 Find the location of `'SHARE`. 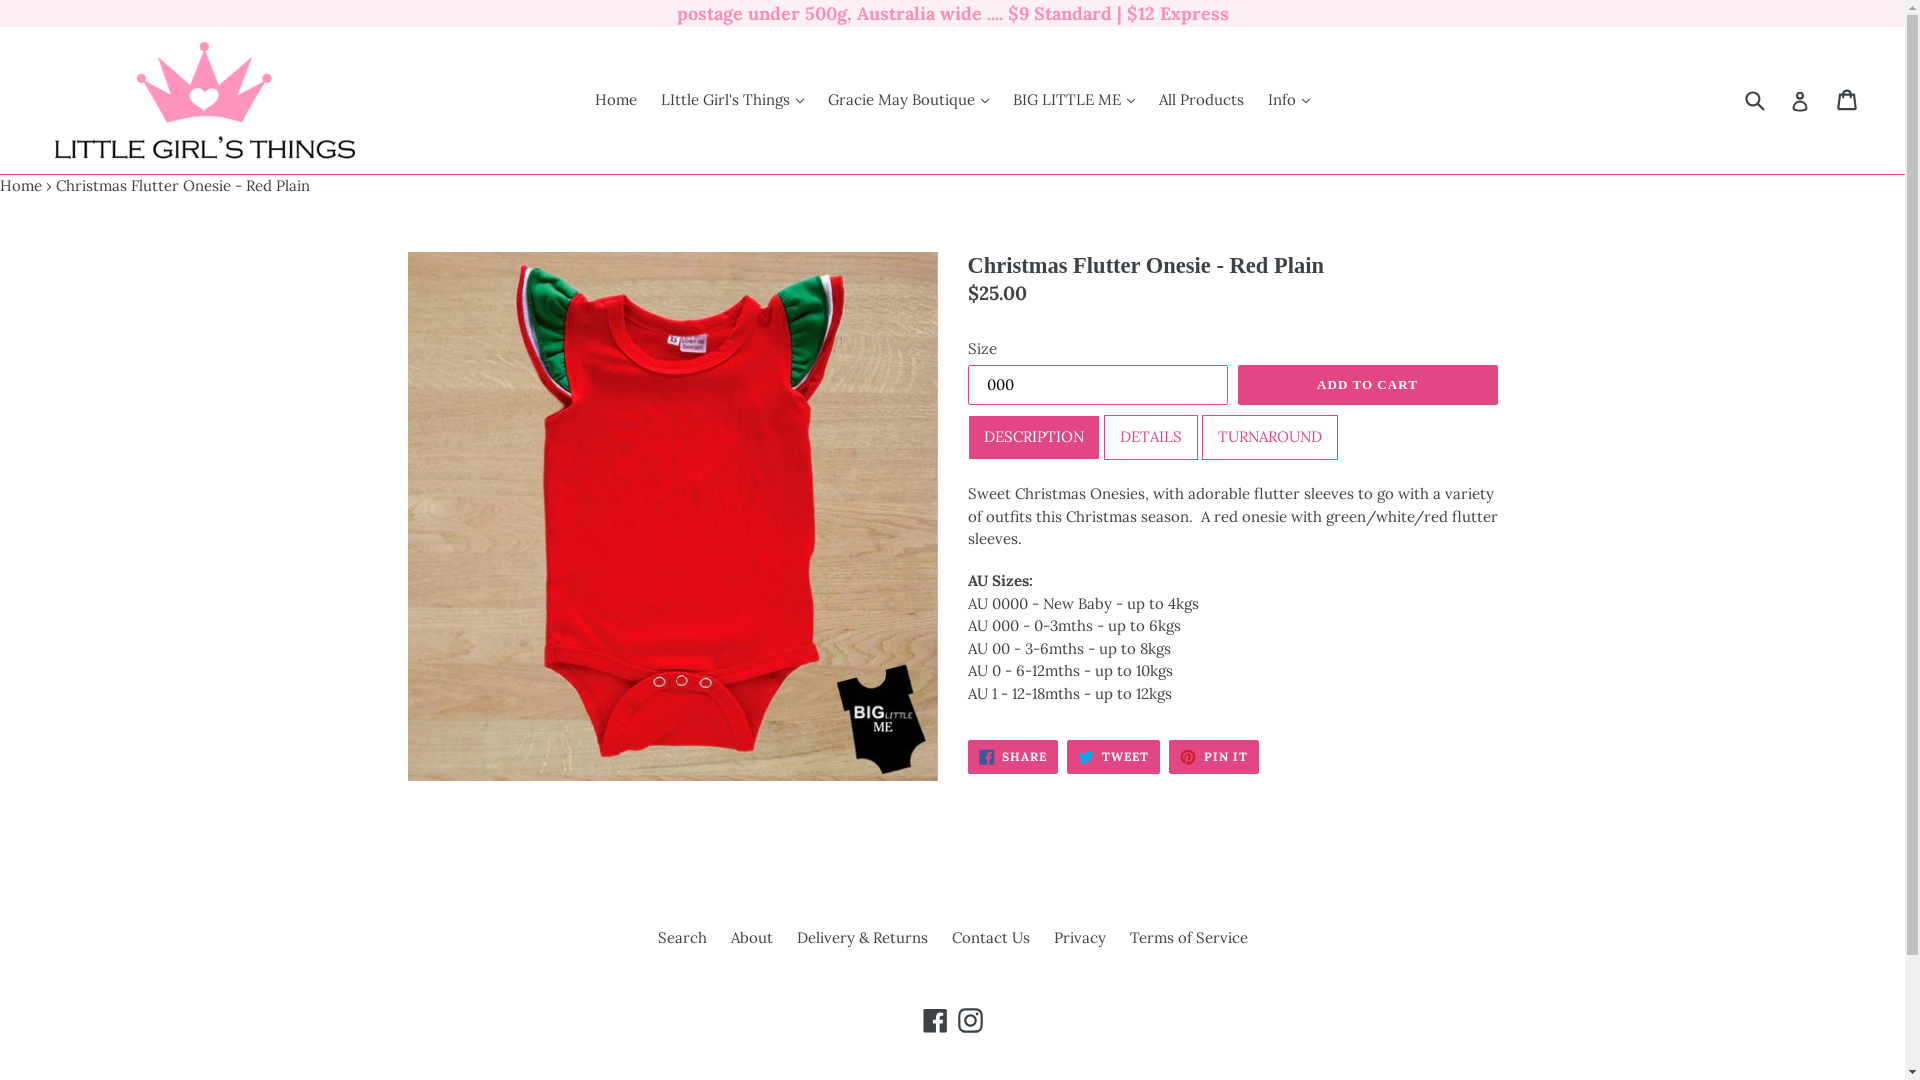

'SHARE is located at coordinates (1013, 756).